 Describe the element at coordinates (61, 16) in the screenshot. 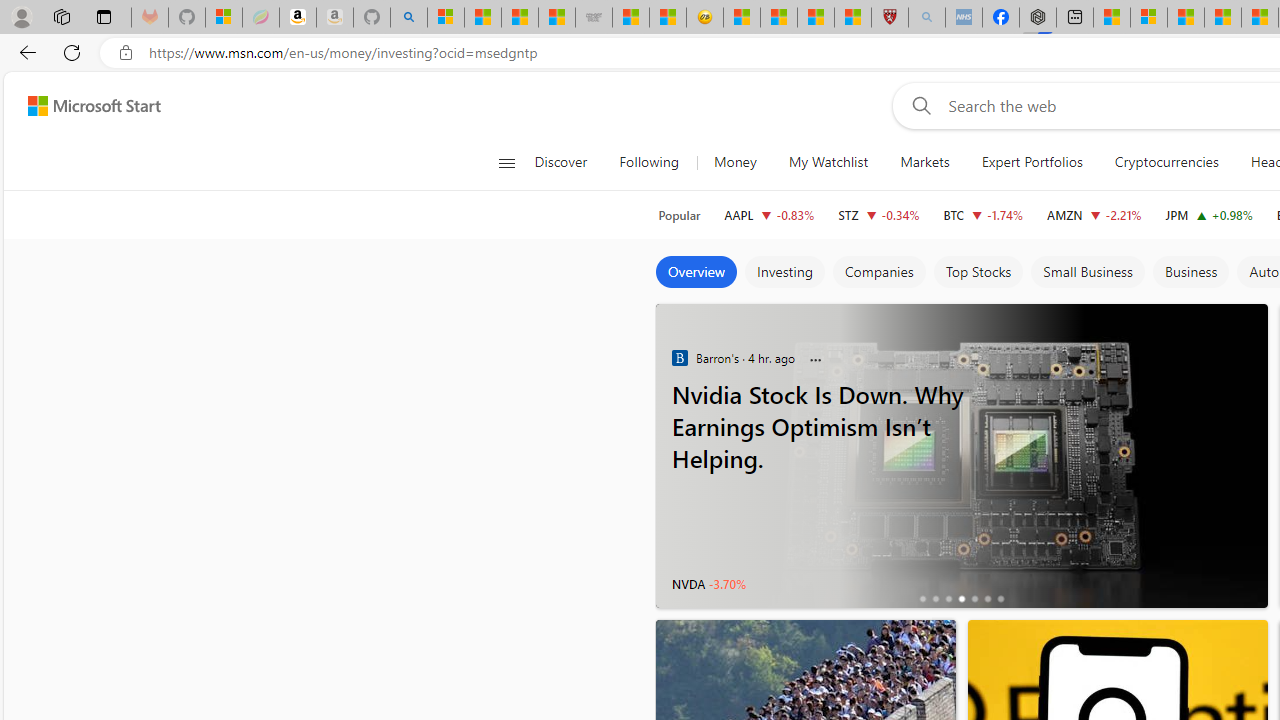

I see `'Workspaces'` at that location.